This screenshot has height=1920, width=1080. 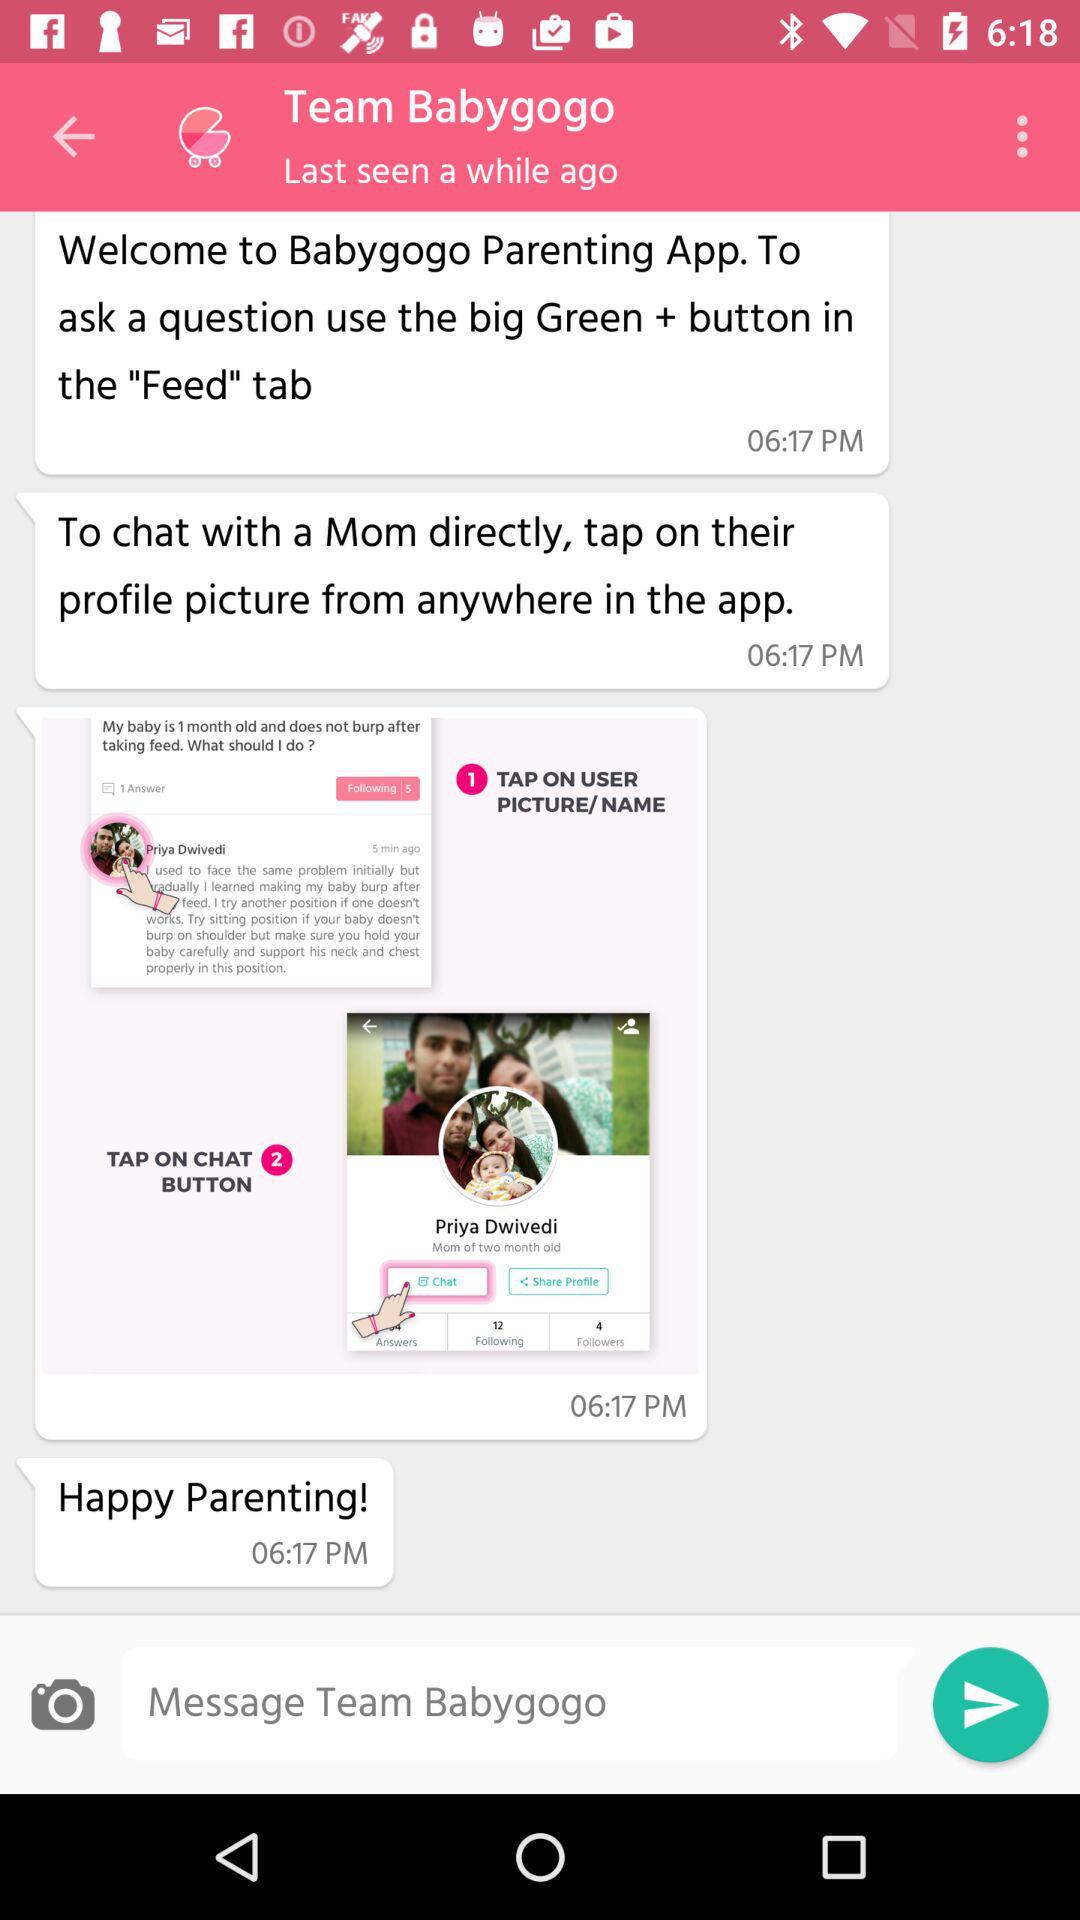 What do you see at coordinates (72, 135) in the screenshot?
I see `the item above the hi app crawler item` at bounding box center [72, 135].